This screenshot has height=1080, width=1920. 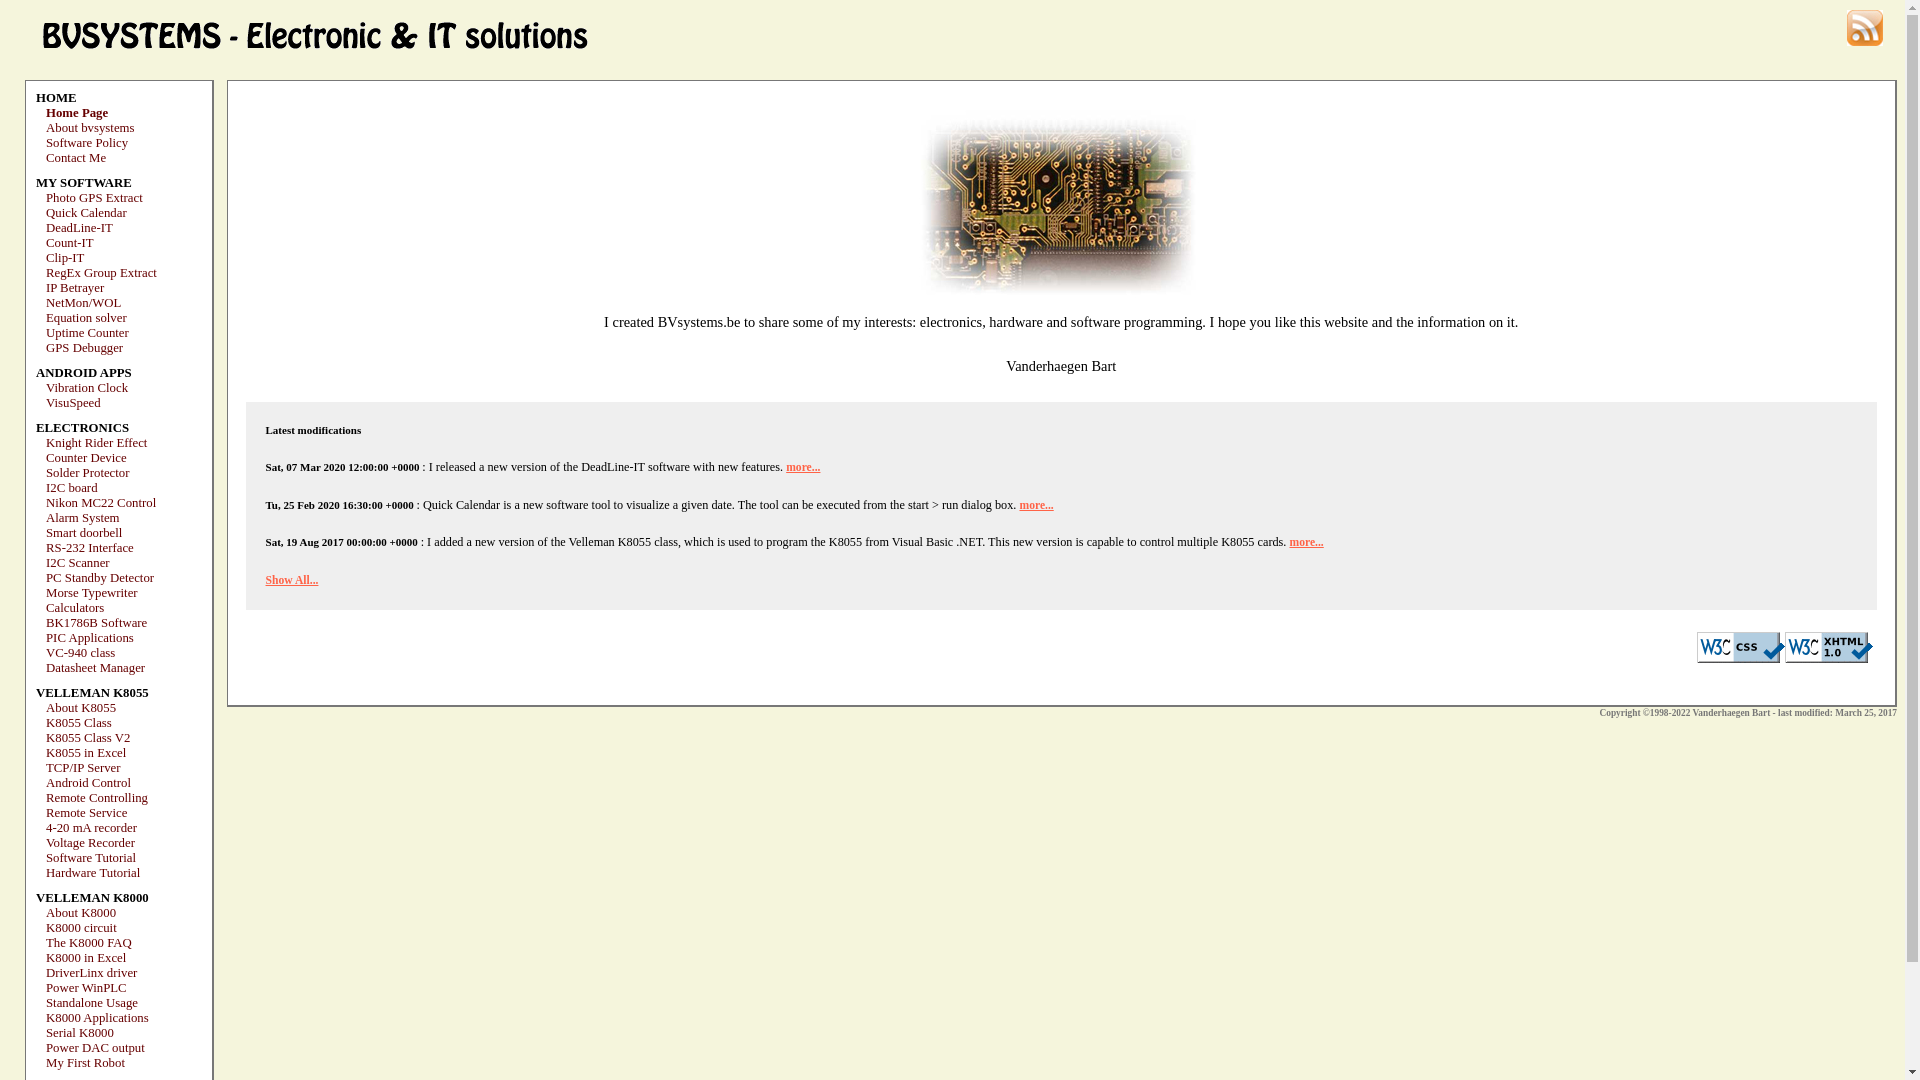 I want to click on 'The K8000 FAQ', so click(x=88, y=942).